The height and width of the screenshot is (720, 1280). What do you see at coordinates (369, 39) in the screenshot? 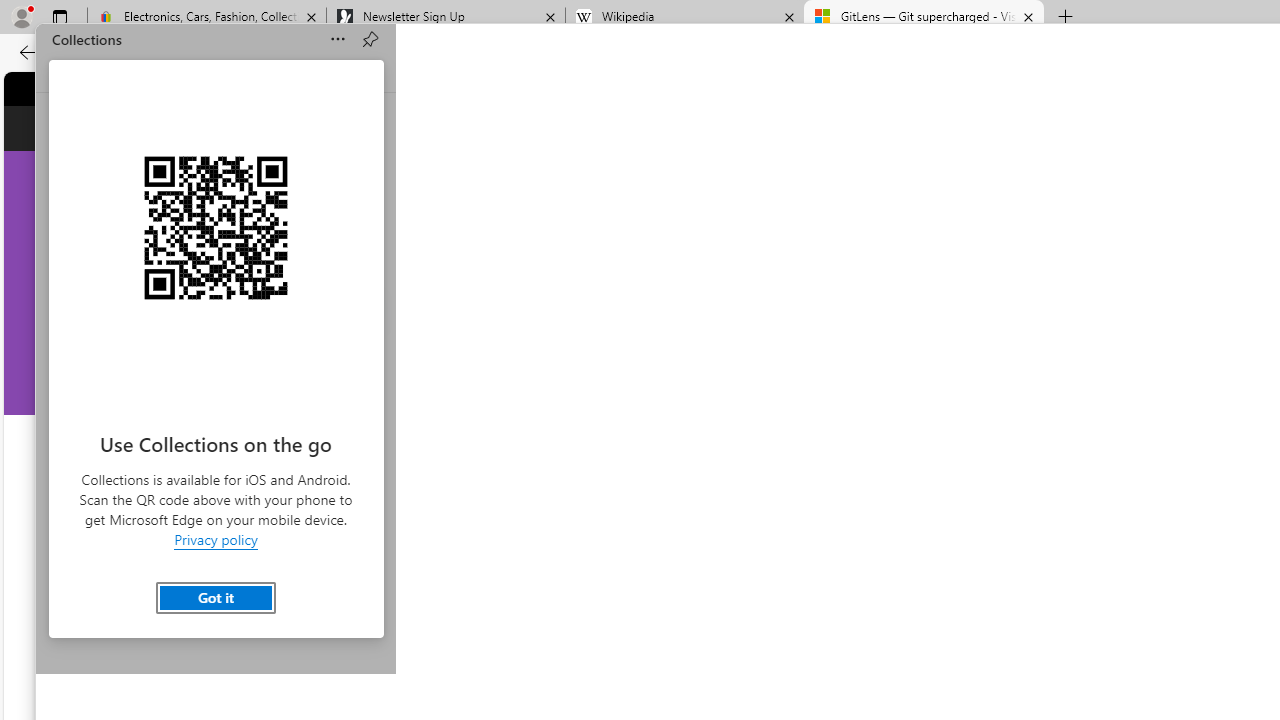
I see `'Pin Collections'` at bounding box center [369, 39].